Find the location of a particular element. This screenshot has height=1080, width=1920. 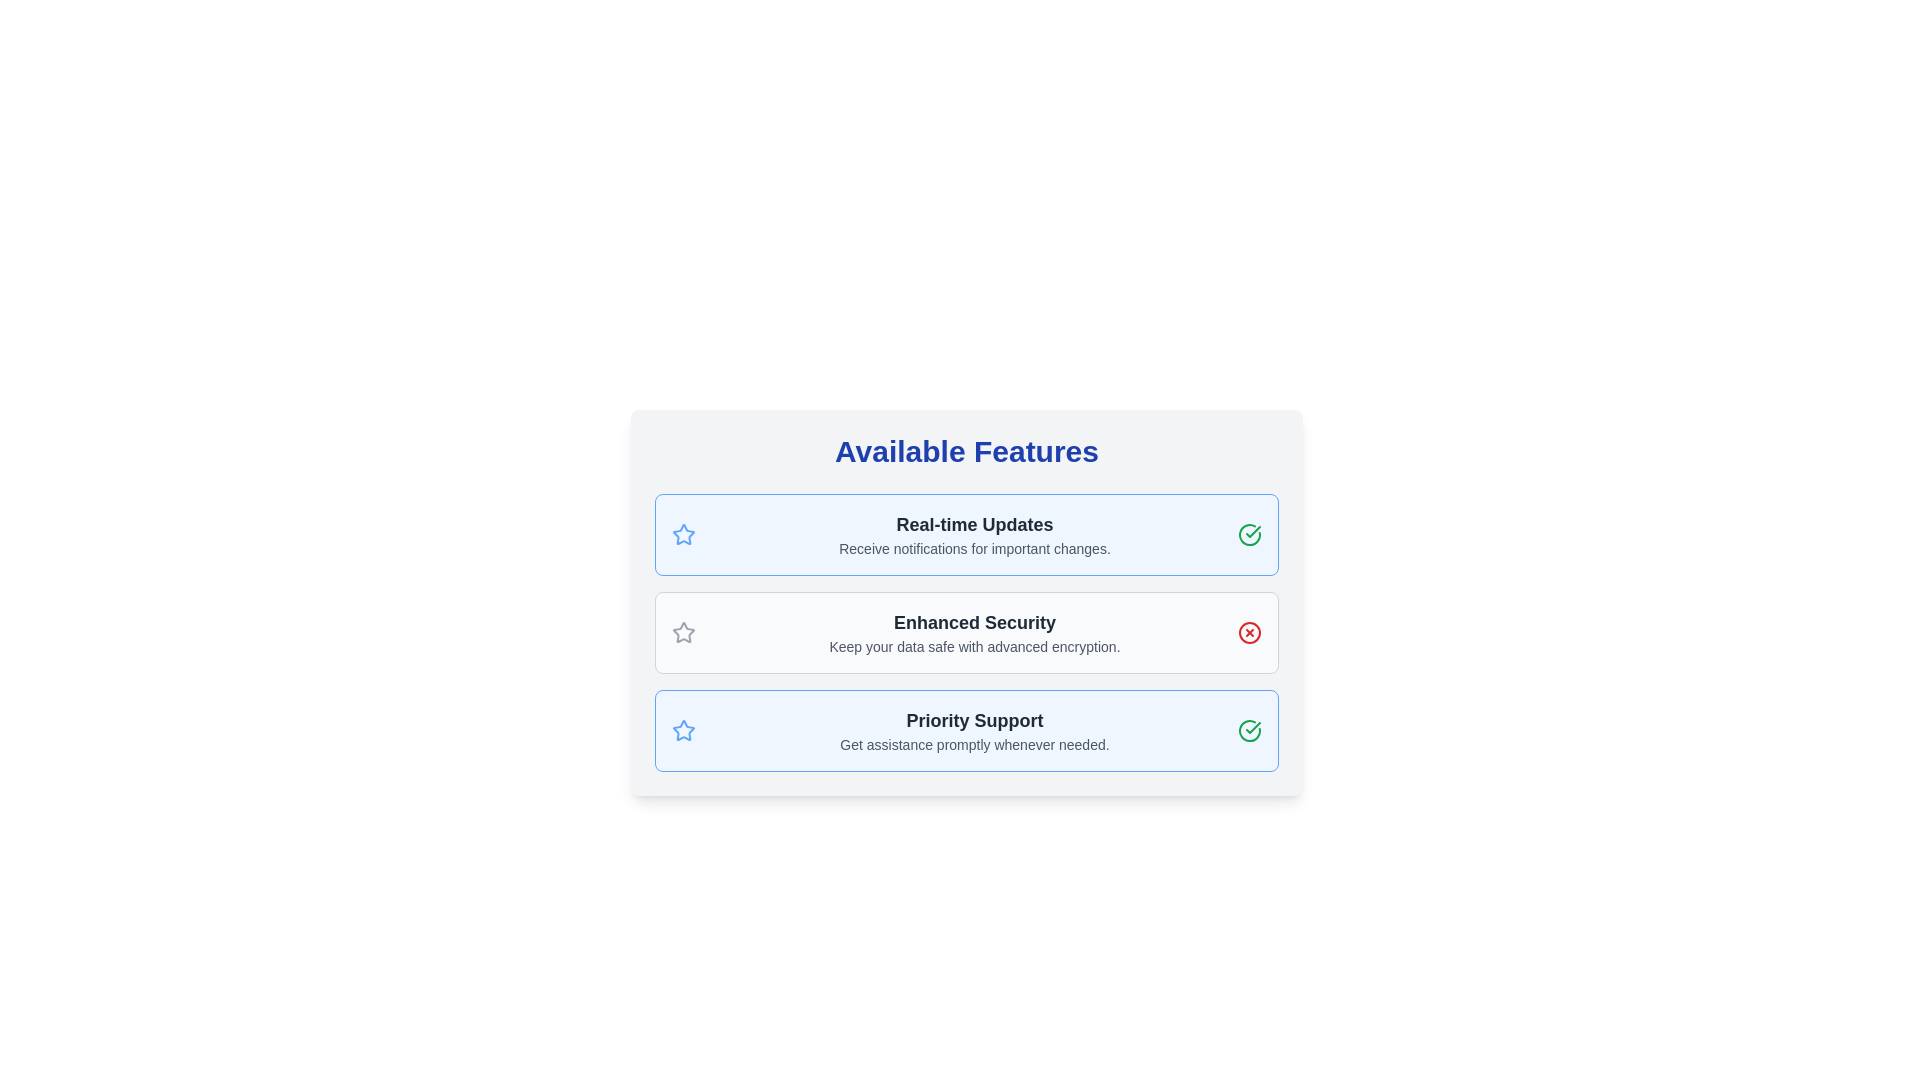

the text block that describes the 'Enhanced Security' feature, which is centrally positioned between the 'Real-time Updates' and 'Priority Support' features is located at coordinates (974, 632).